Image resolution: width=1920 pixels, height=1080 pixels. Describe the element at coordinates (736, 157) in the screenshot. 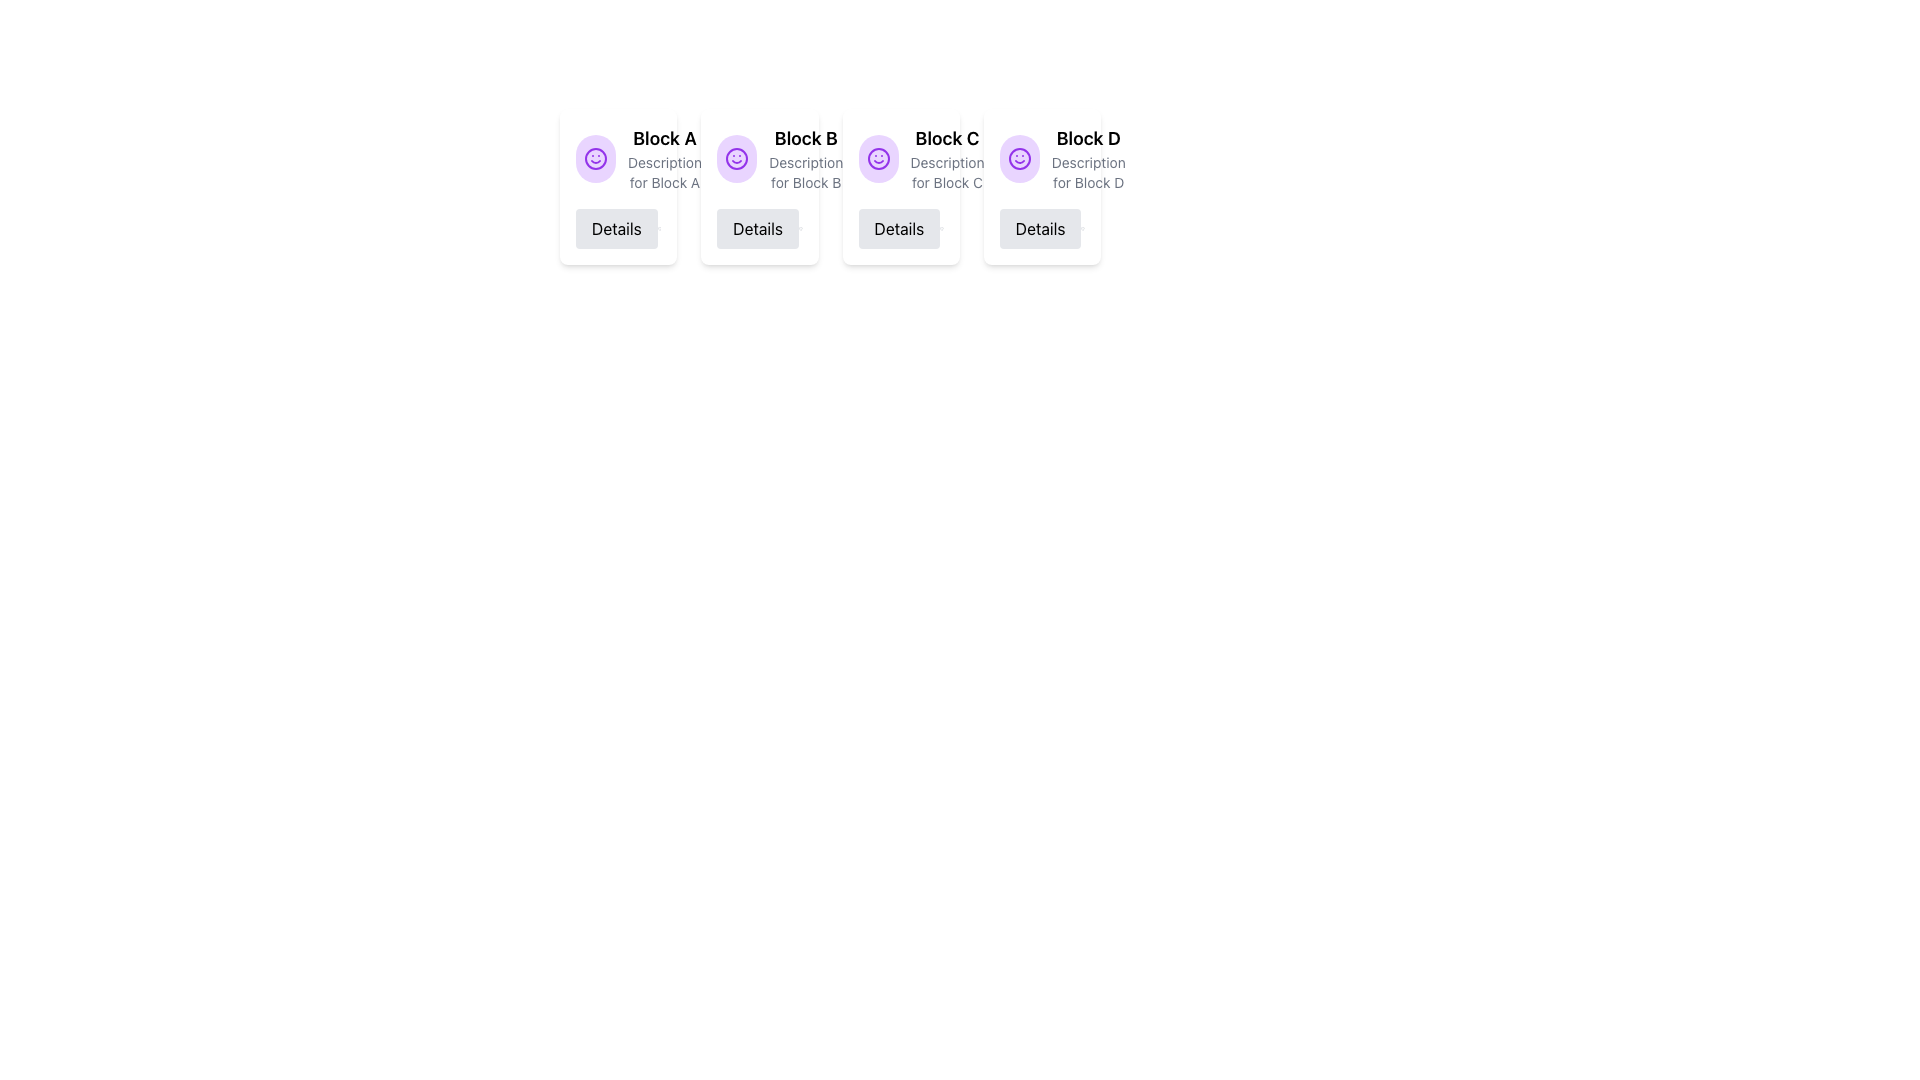

I see `the circular icon with a light purple background and a smiling face, located in the upper portion of the card labeled 'Block B'` at that location.